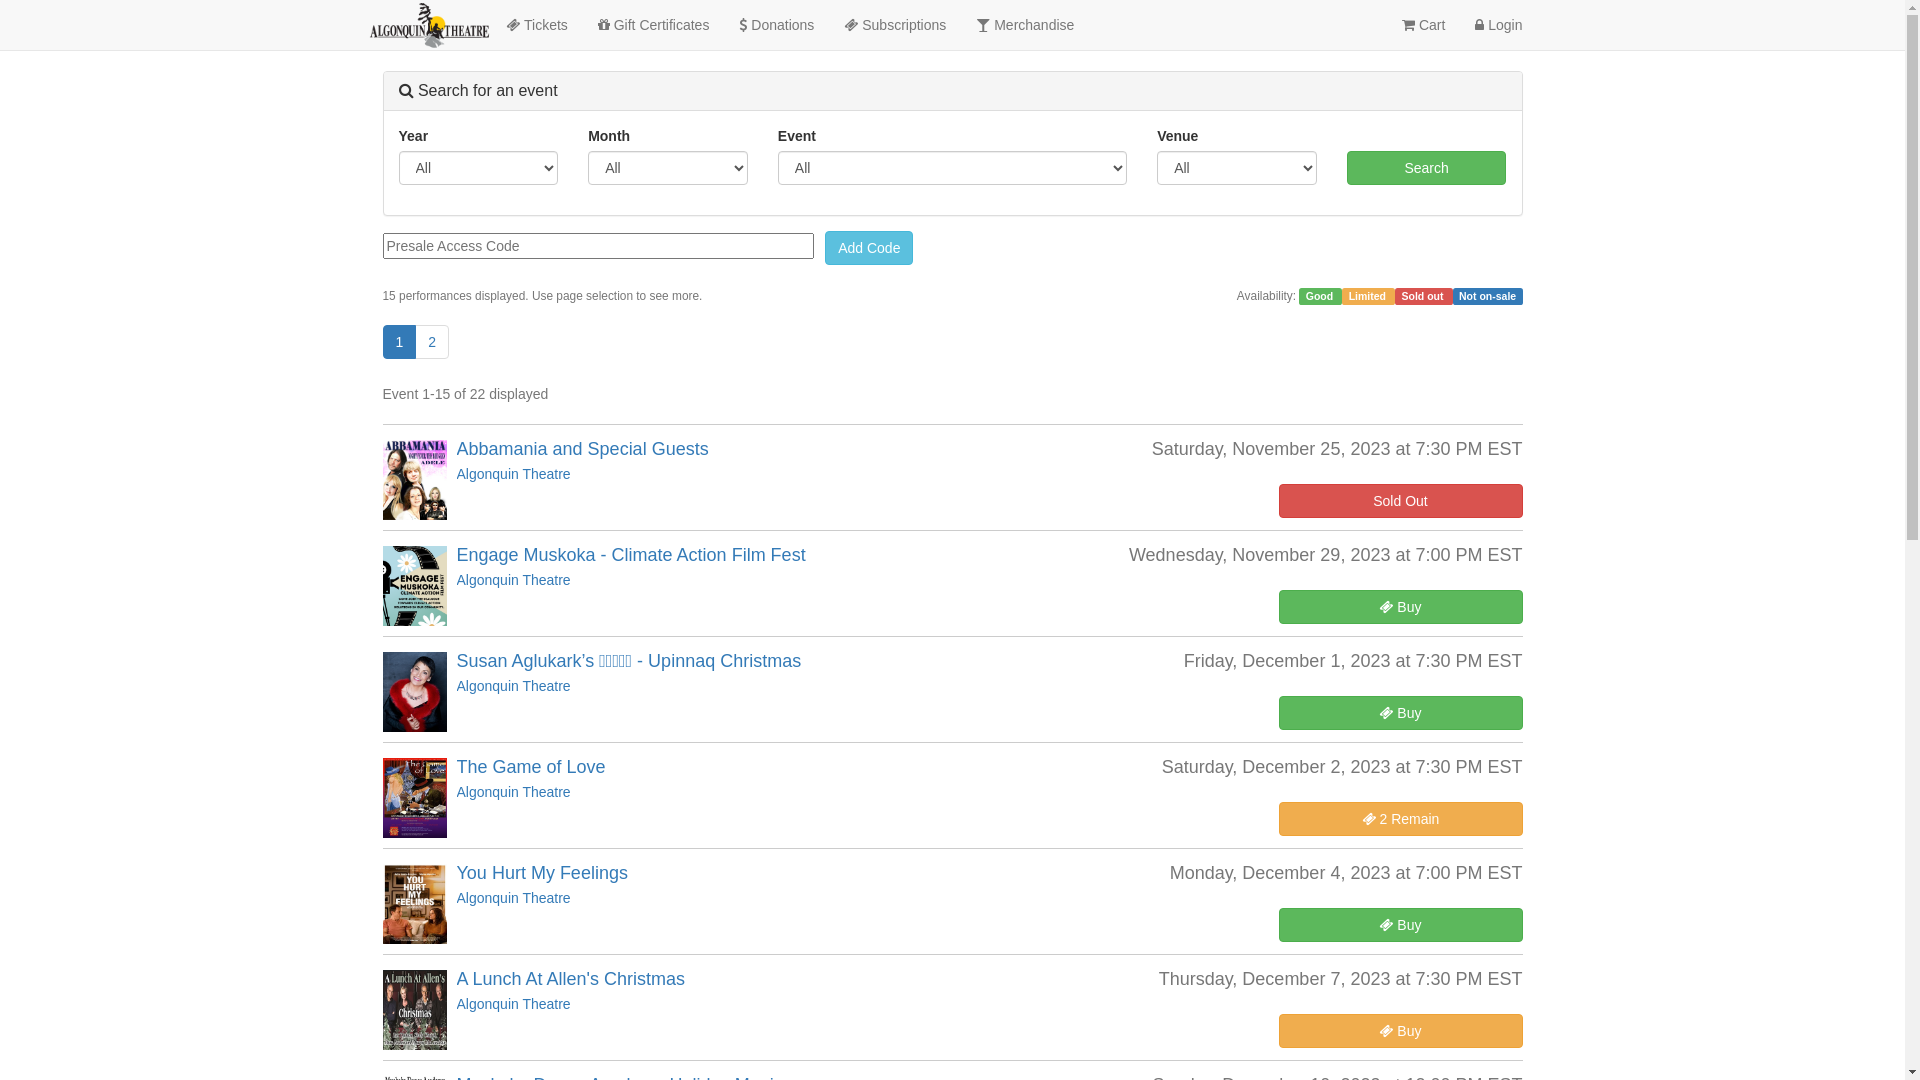 The height and width of the screenshot is (1080, 1920). Describe the element at coordinates (1399, 605) in the screenshot. I see `'Buy'` at that location.